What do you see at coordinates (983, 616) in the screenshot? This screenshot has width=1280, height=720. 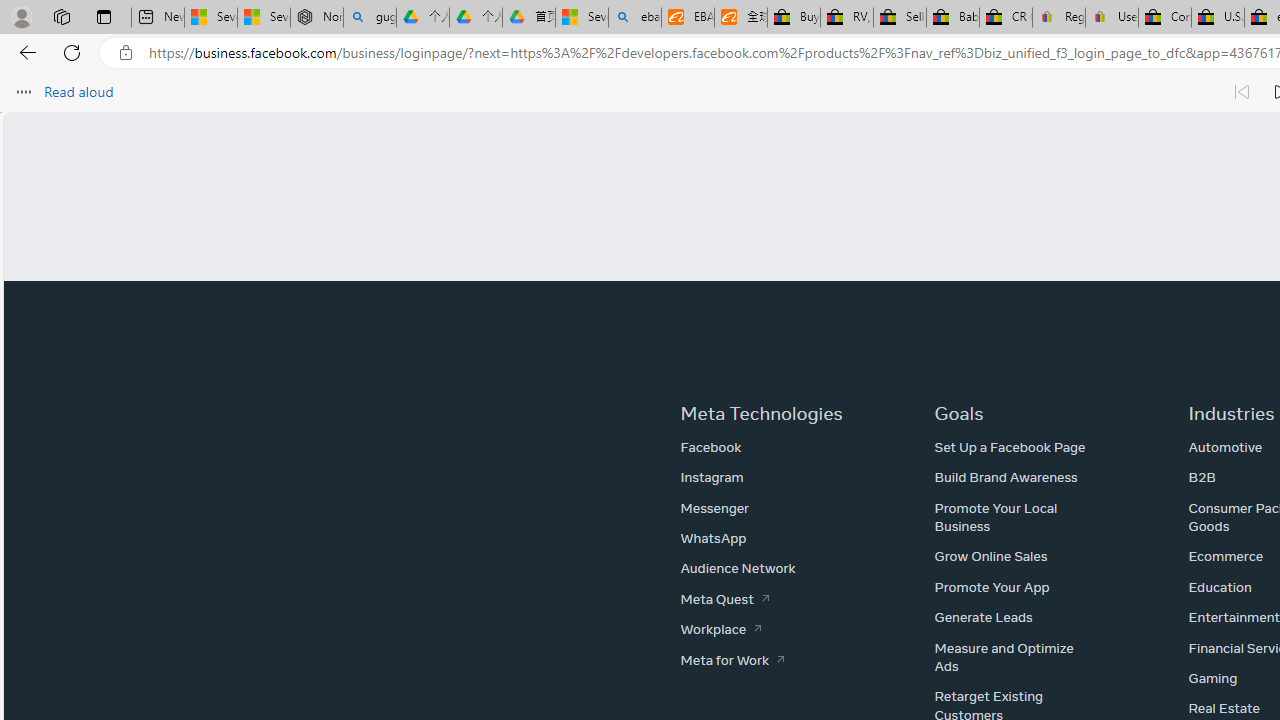 I see `'Generate Leads'` at bounding box center [983, 616].